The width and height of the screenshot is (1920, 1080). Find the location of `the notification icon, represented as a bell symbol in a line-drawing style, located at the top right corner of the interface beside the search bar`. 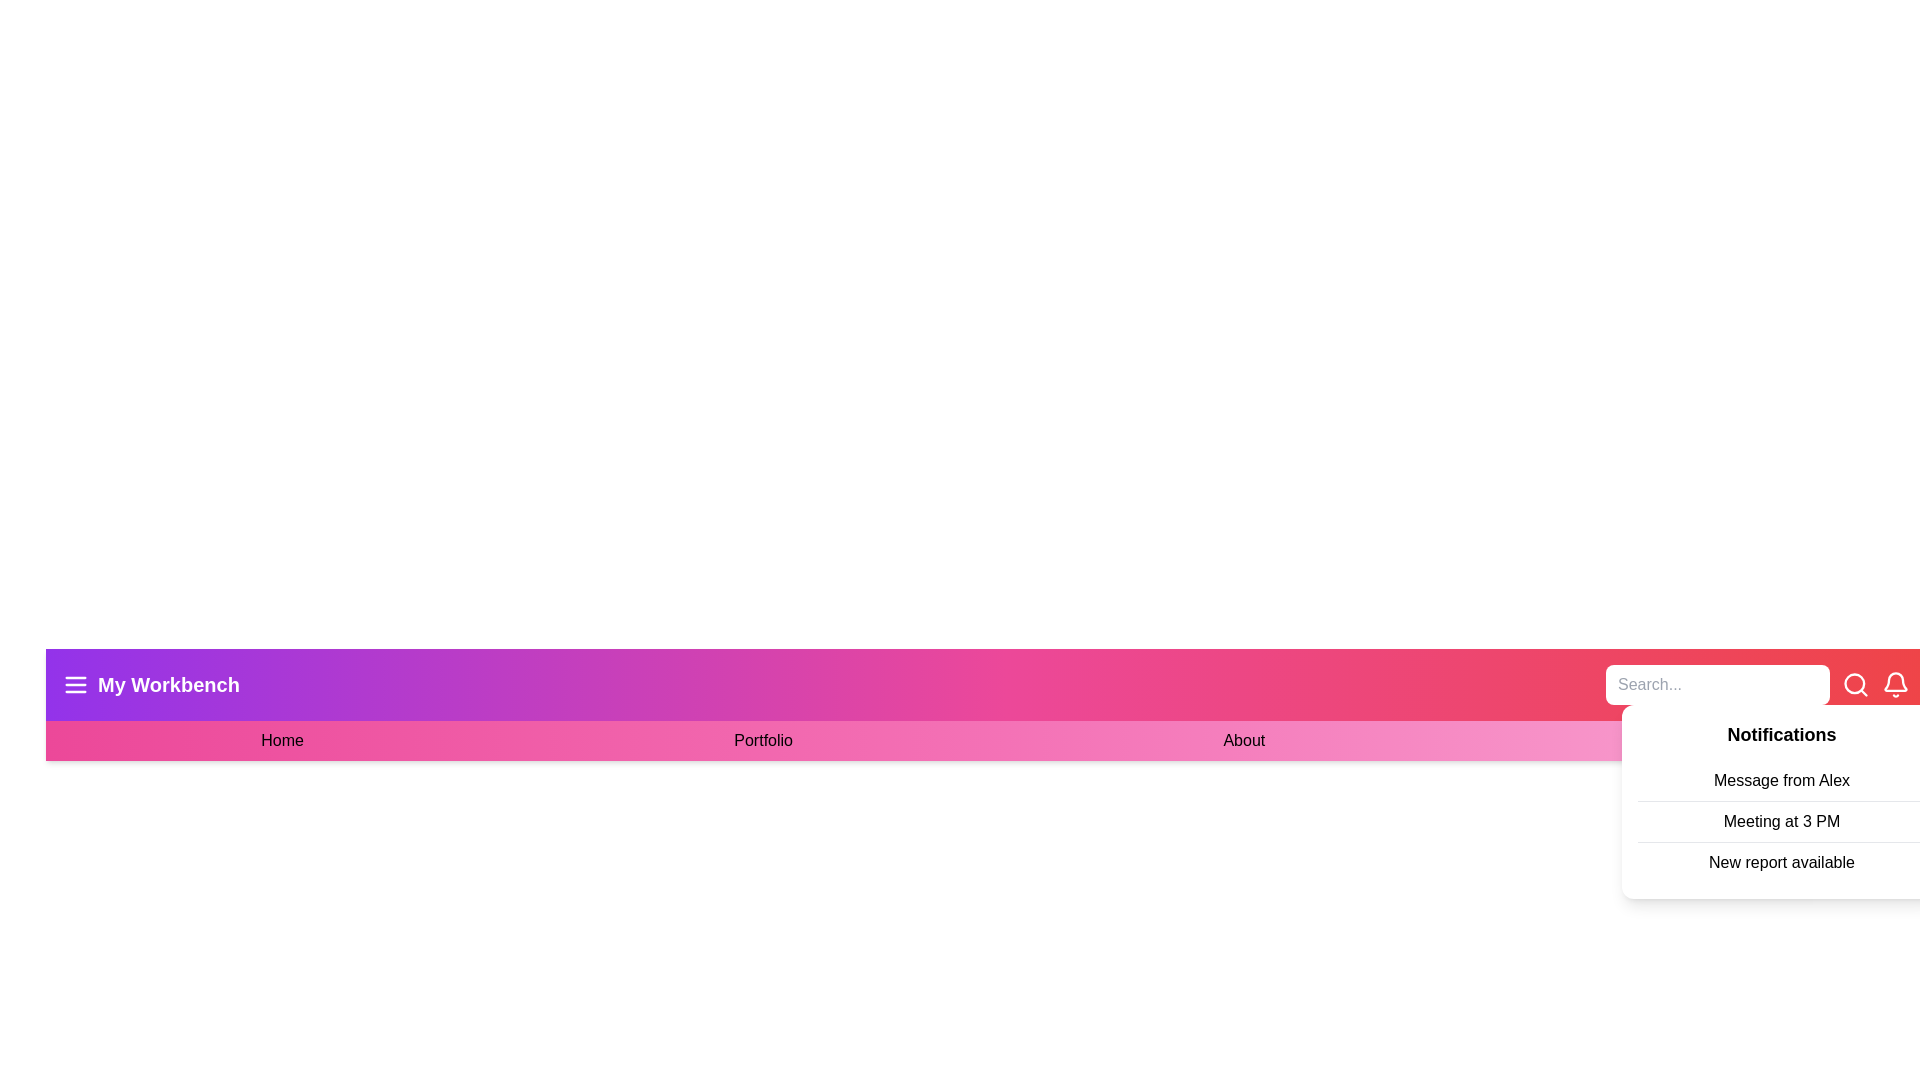

the notification icon, represented as a bell symbol in a line-drawing style, located at the top right corner of the interface beside the search bar is located at coordinates (1895, 681).